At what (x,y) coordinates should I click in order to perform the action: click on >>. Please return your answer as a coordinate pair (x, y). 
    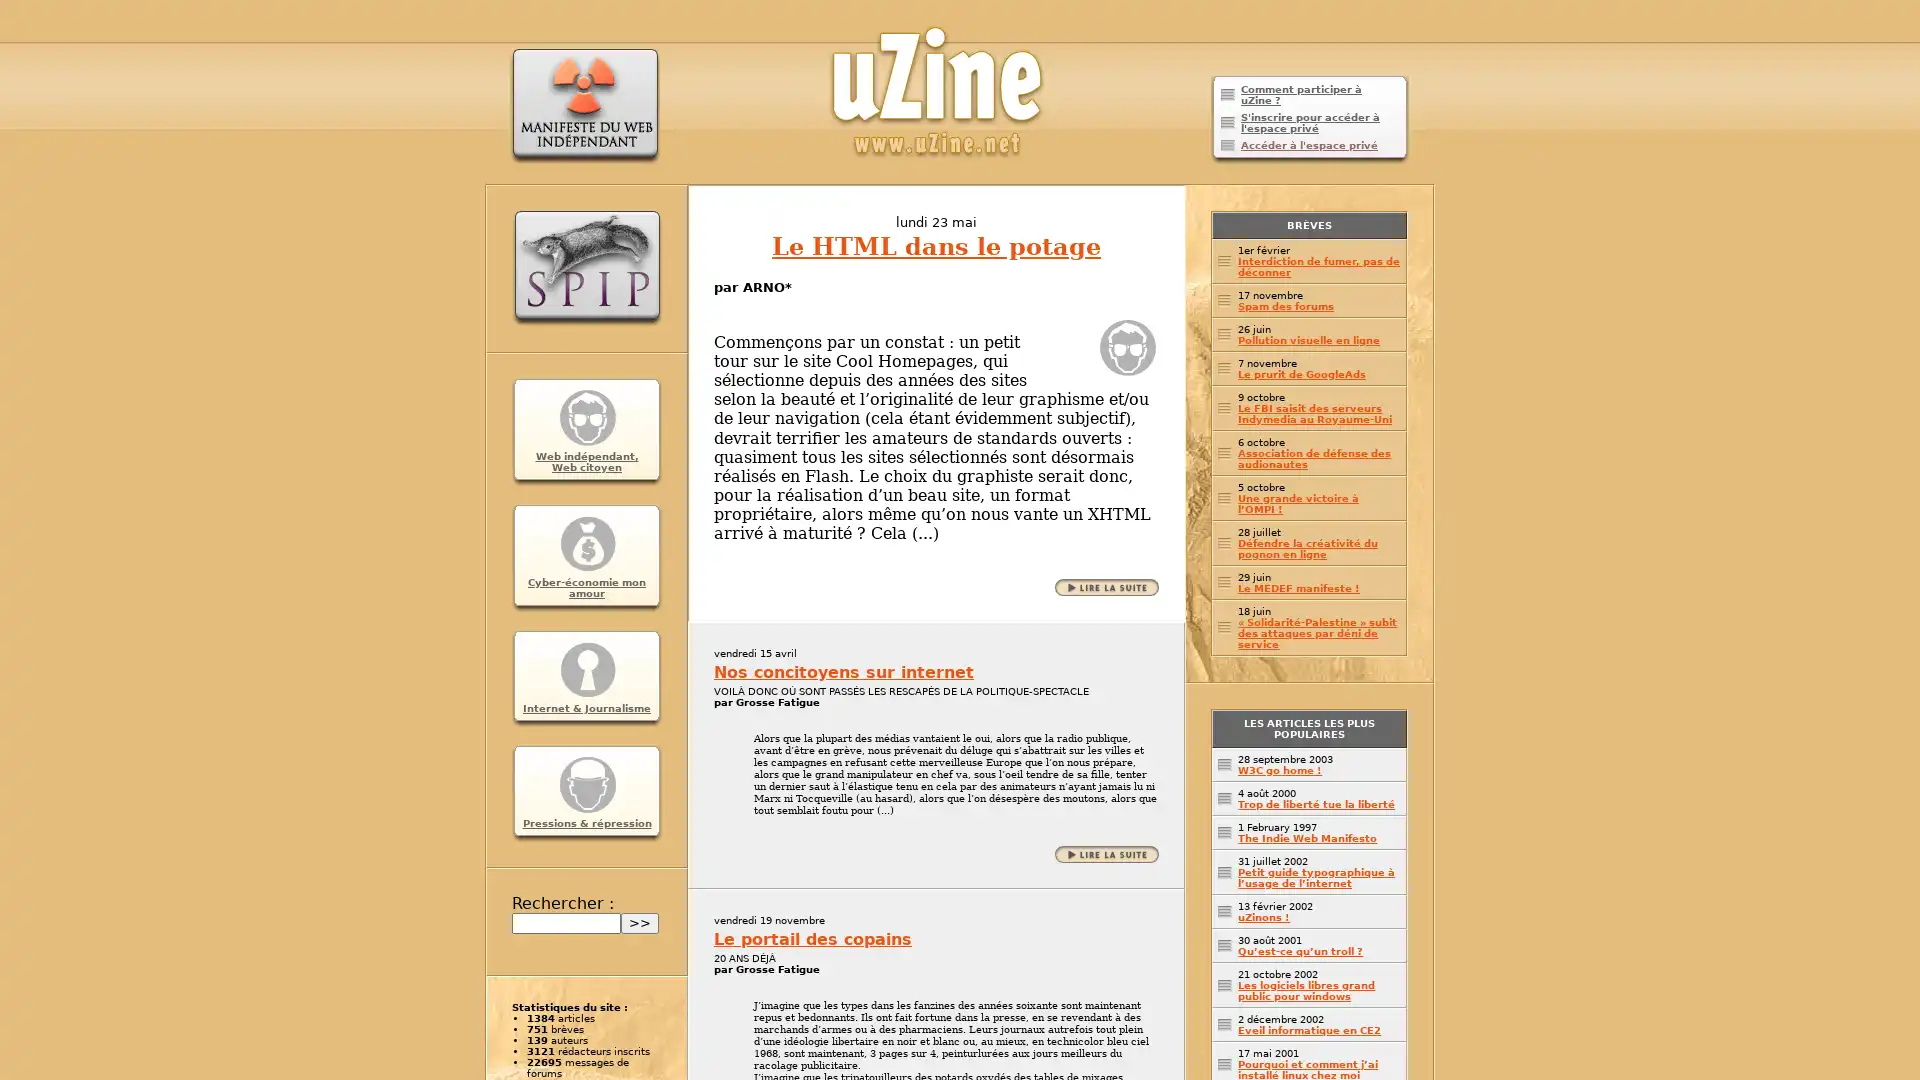
    Looking at the image, I should click on (638, 923).